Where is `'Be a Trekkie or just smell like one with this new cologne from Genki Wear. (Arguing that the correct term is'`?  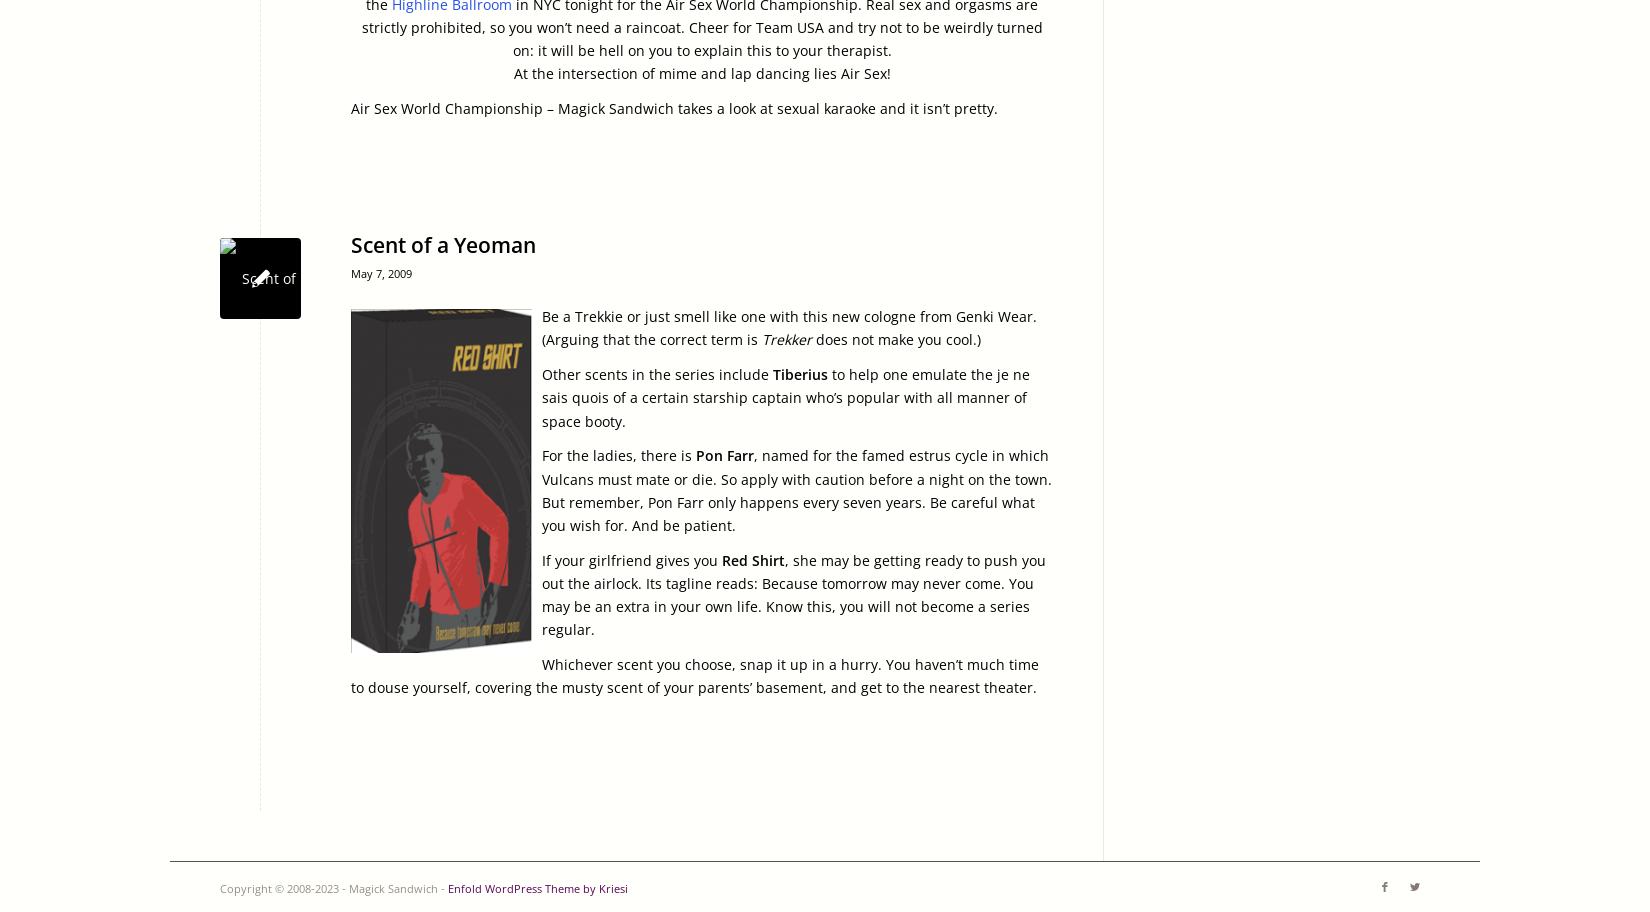 'Be a Trekkie or just smell like one with this new cologne from Genki Wear. (Arguing that the correct term is' is located at coordinates (788, 327).